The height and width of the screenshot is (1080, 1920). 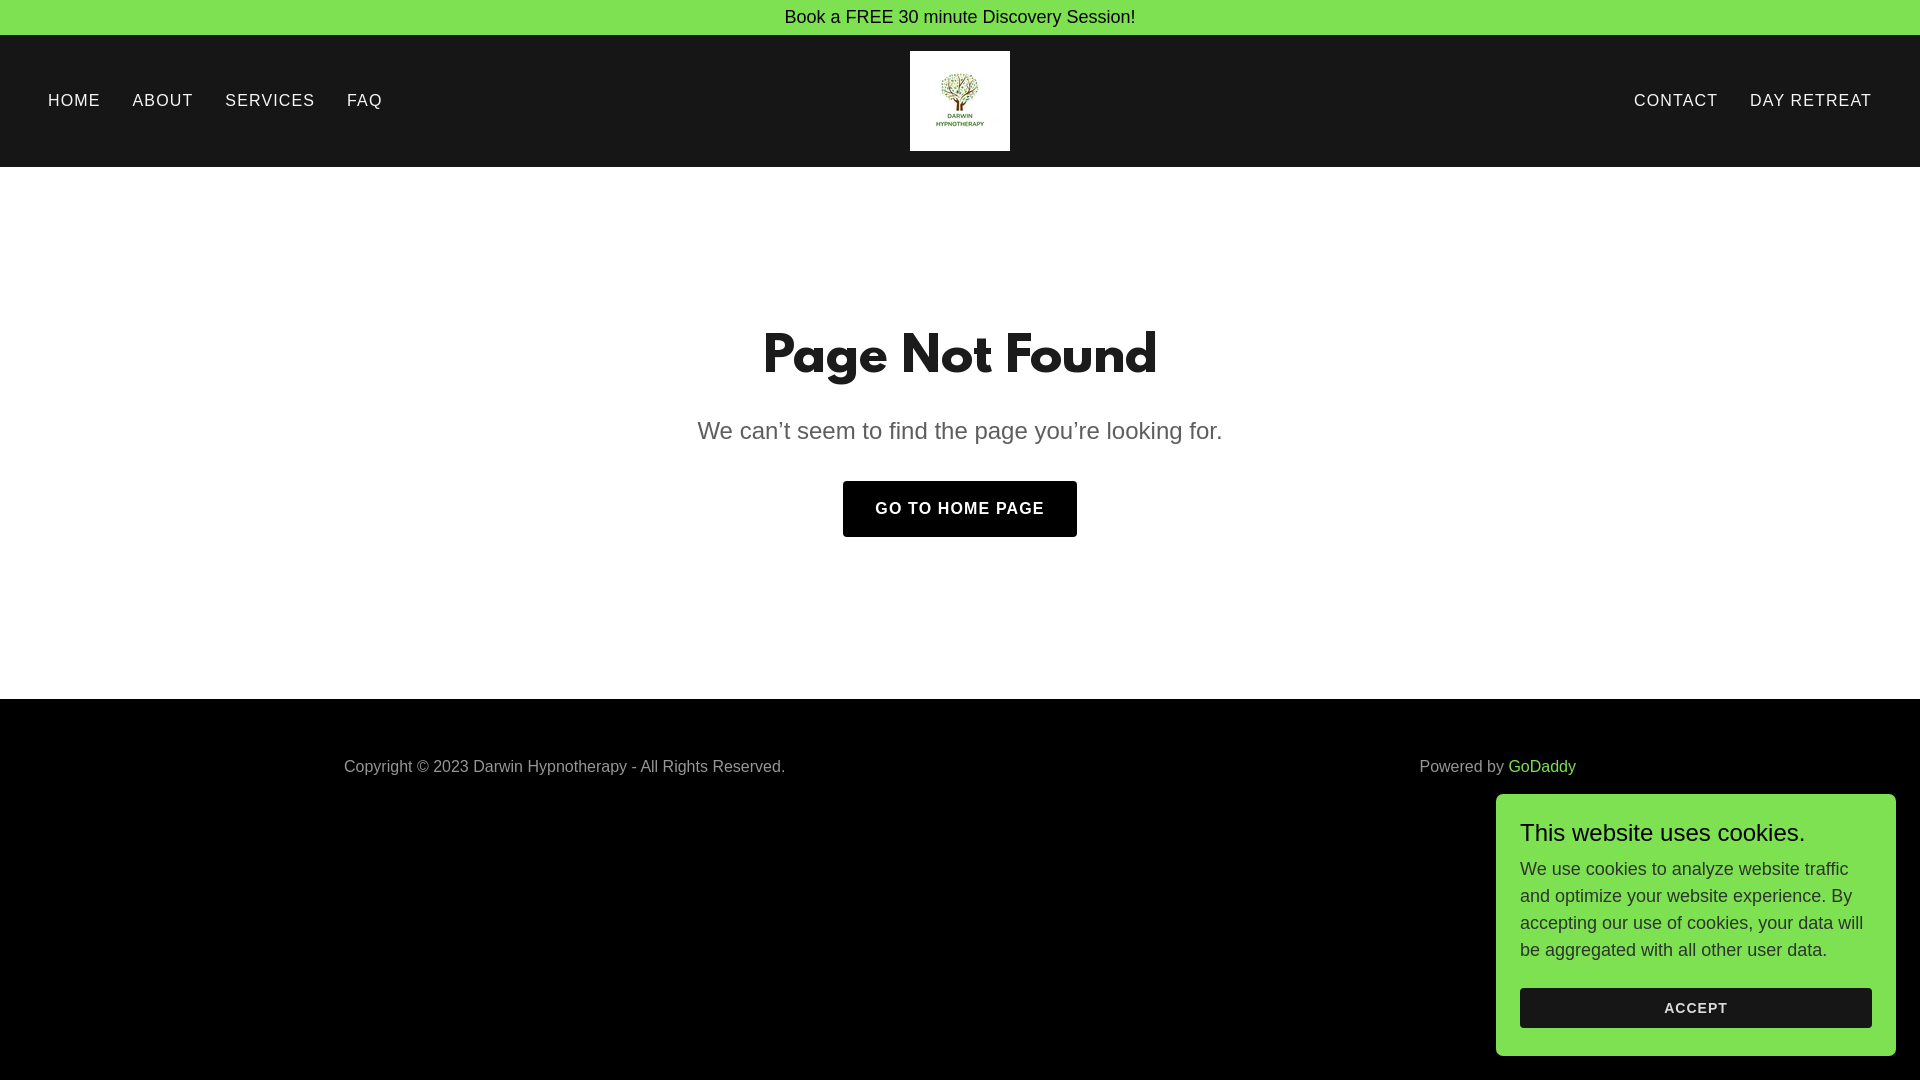 I want to click on 'Darwin Hypnotherapy', so click(x=960, y=100).